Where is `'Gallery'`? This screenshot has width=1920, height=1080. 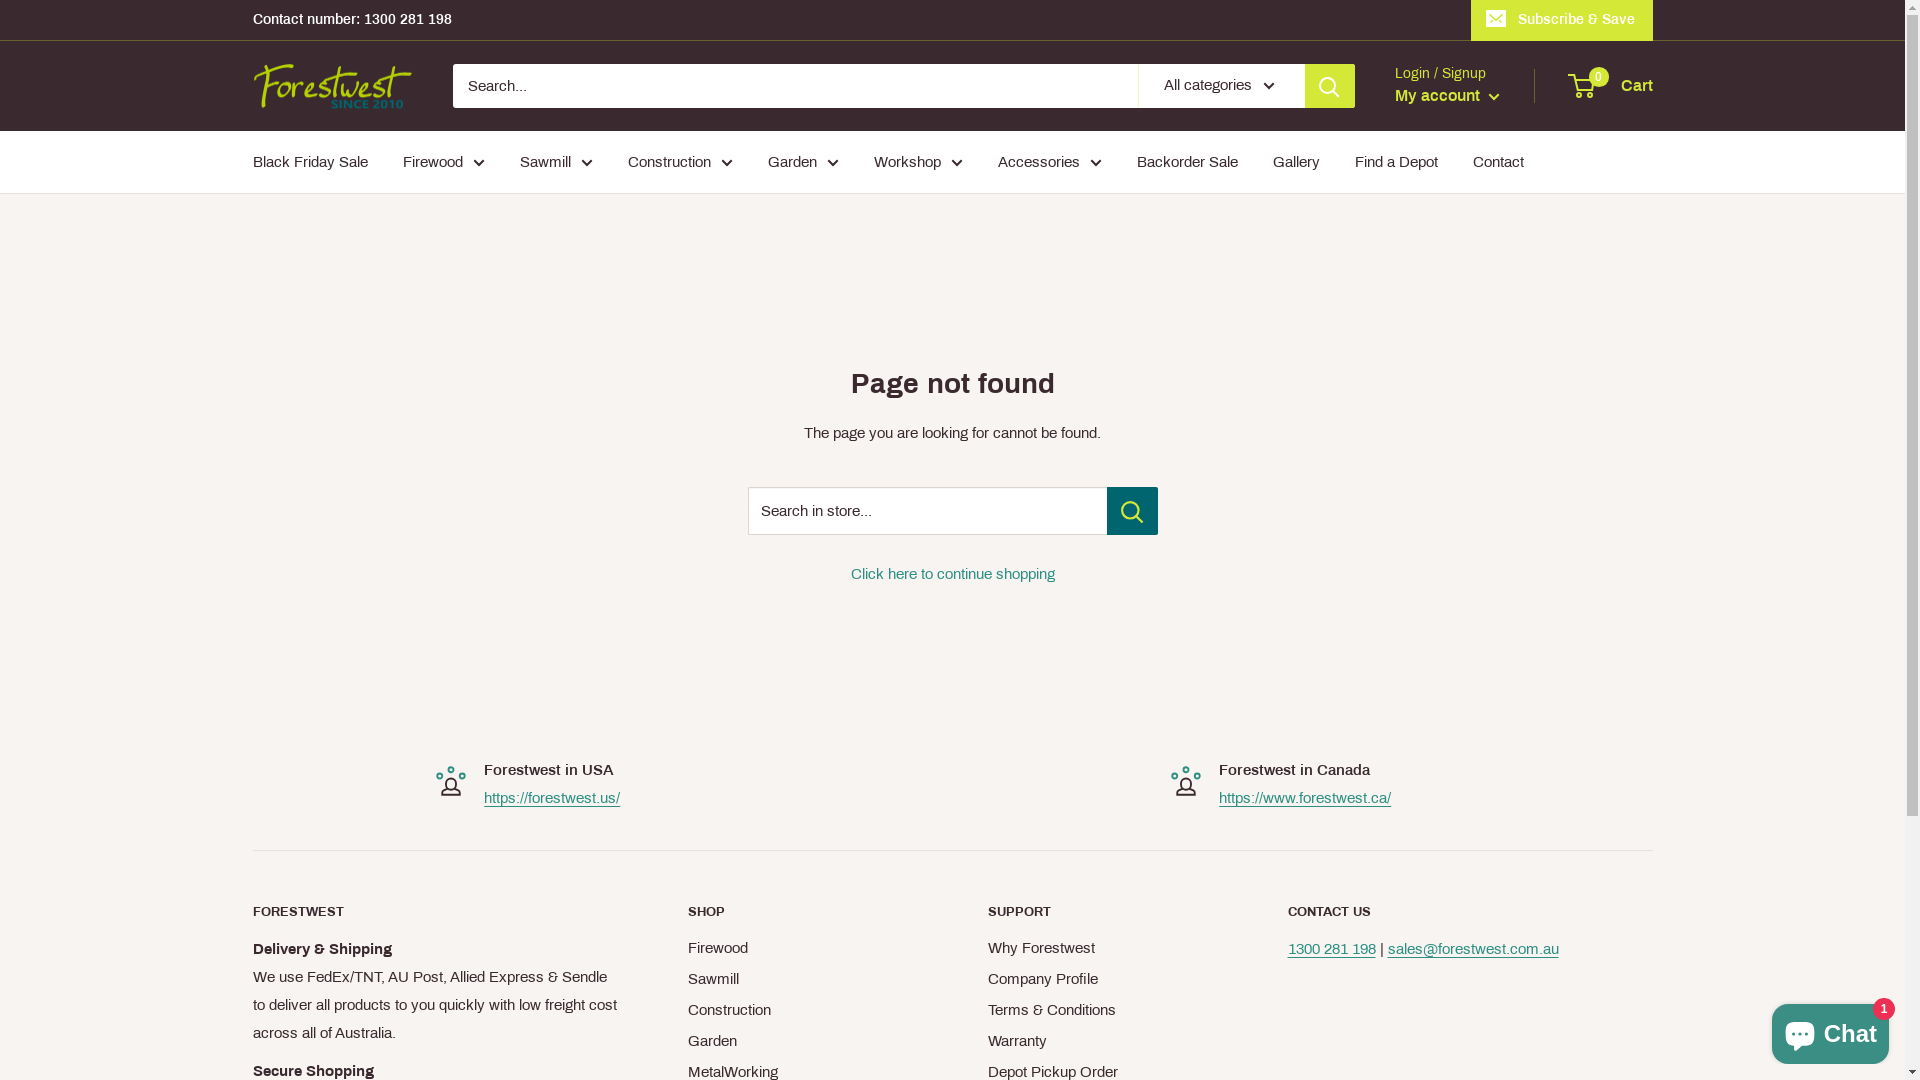
'Gallery' is located at coordinates (1295, 161).